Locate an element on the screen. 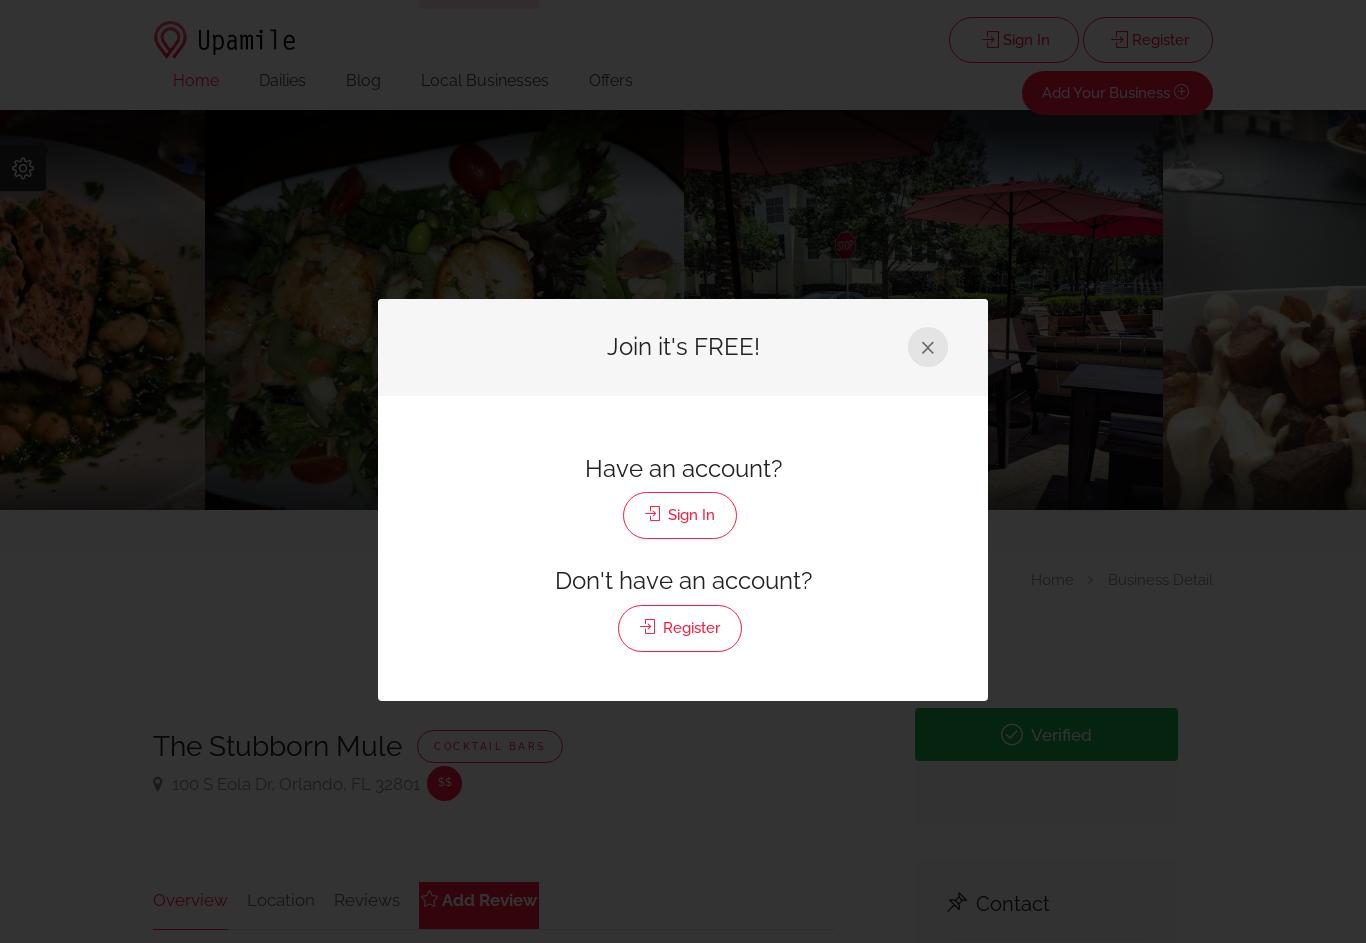 The image size is (1366, 943). 'Add Your Business' is located at coordinates (1040, 91).